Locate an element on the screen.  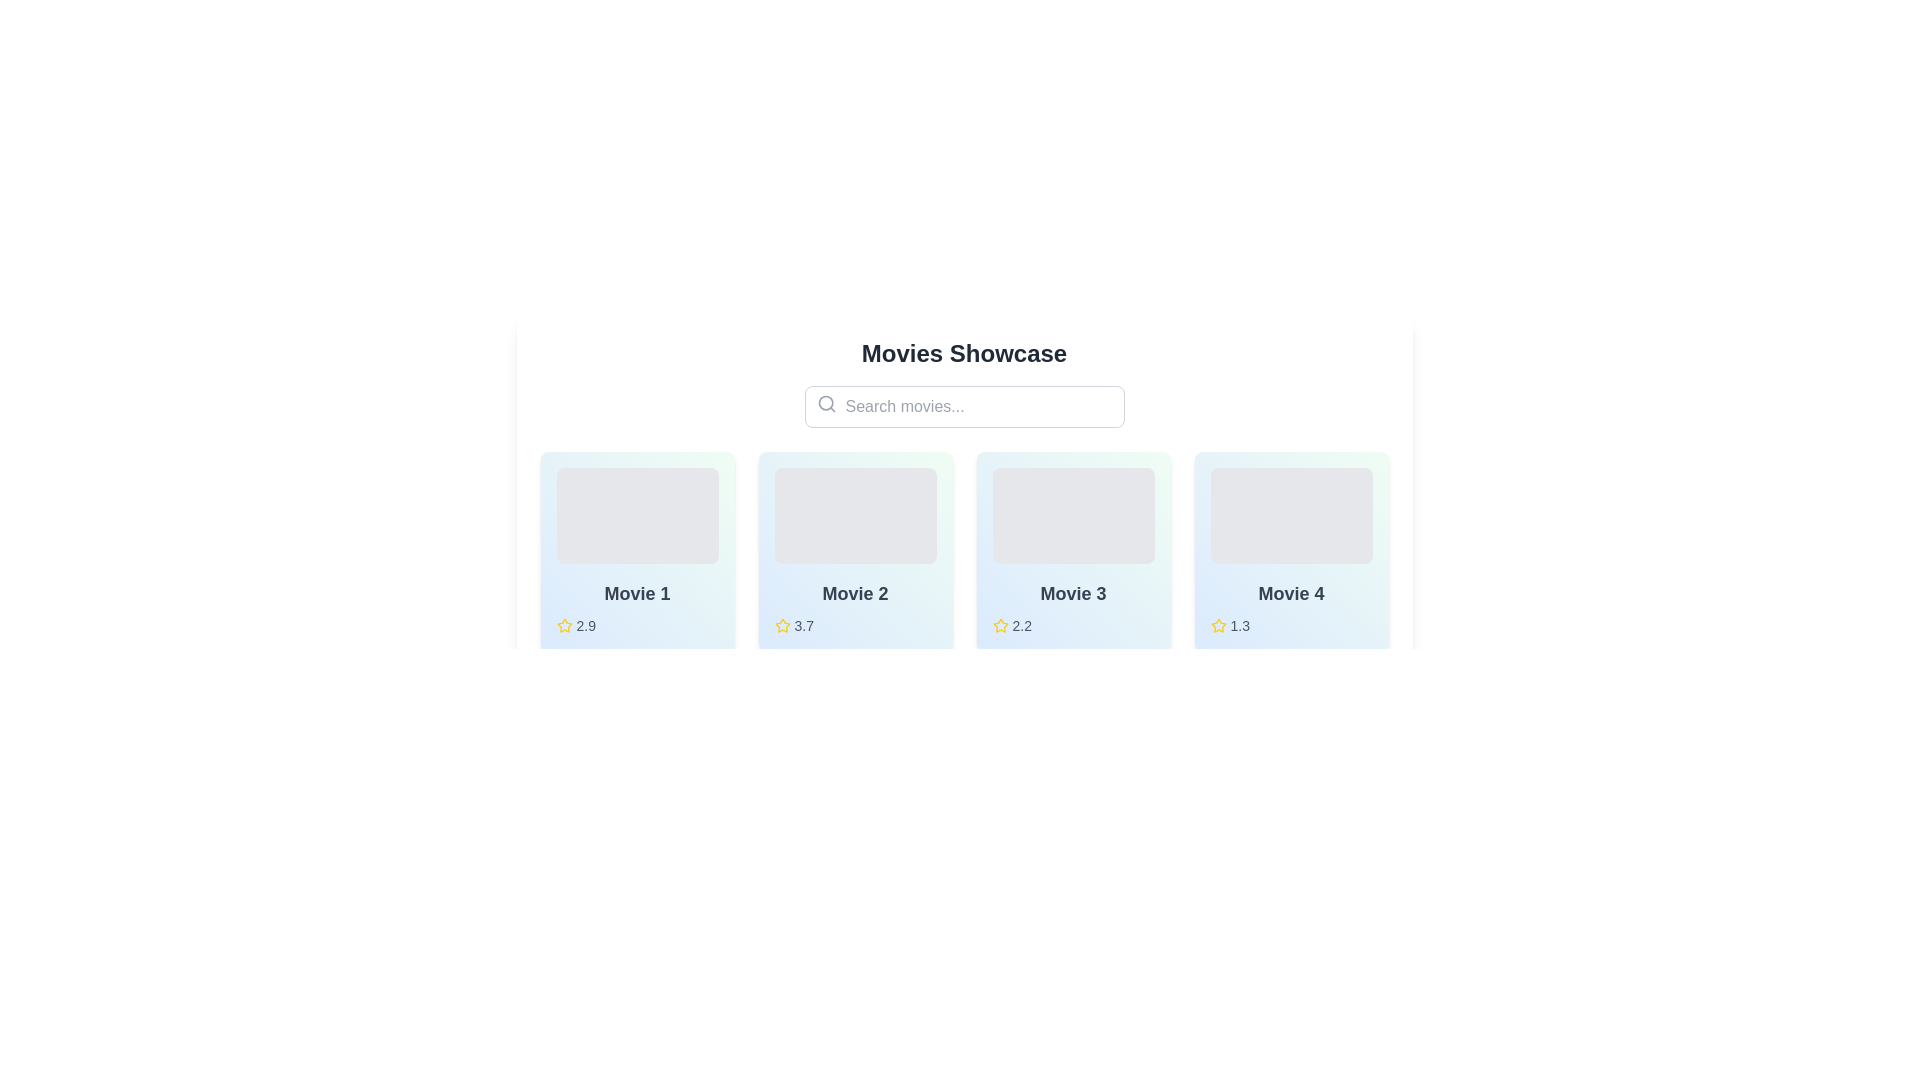
the movie card that displays the title and rating information, positioned in the fourth slot of the Movies Showcase section, immediately left of the Movie 3 card is located at coordinates (1291, 551).